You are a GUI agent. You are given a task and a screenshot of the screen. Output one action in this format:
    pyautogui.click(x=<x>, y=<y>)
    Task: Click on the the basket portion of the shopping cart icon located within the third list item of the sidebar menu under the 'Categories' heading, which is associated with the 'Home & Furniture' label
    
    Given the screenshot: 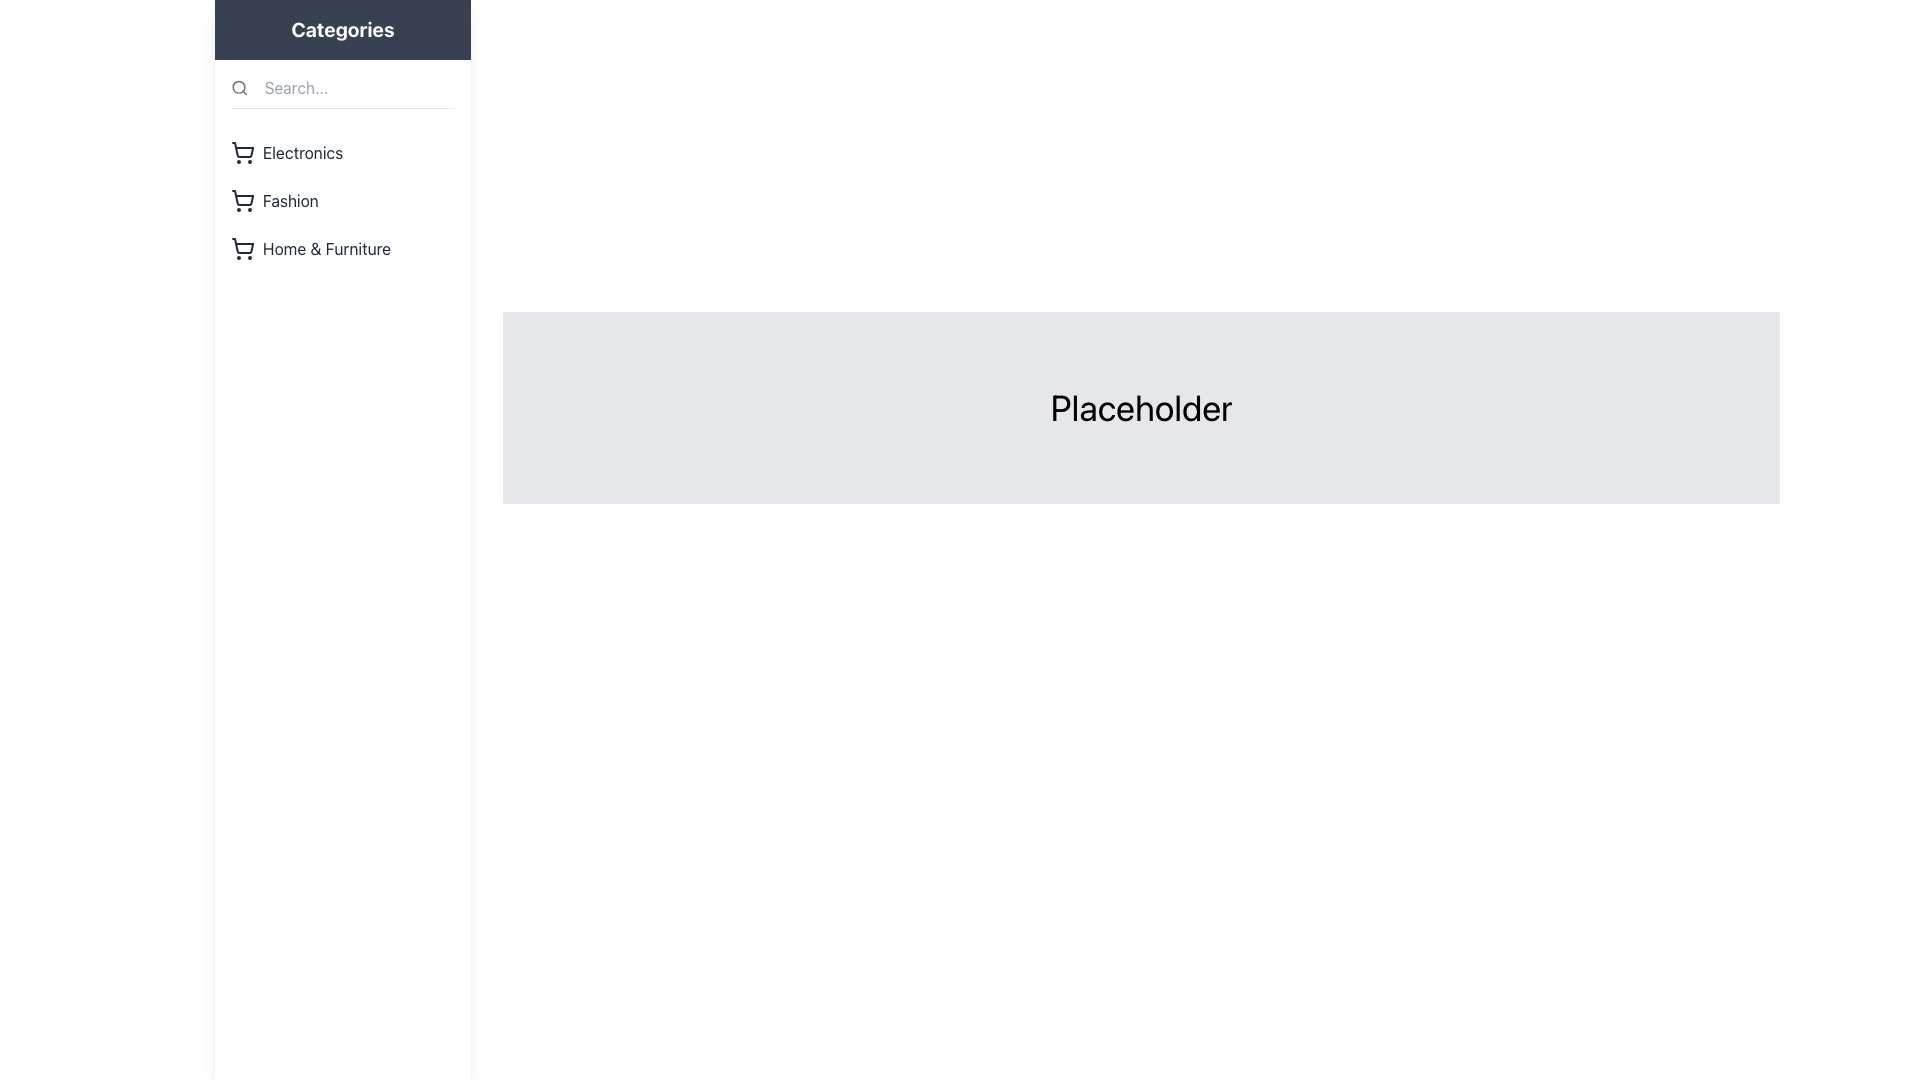 What is the action you would take?
    pyautogui.click(x=242, y=245)
    